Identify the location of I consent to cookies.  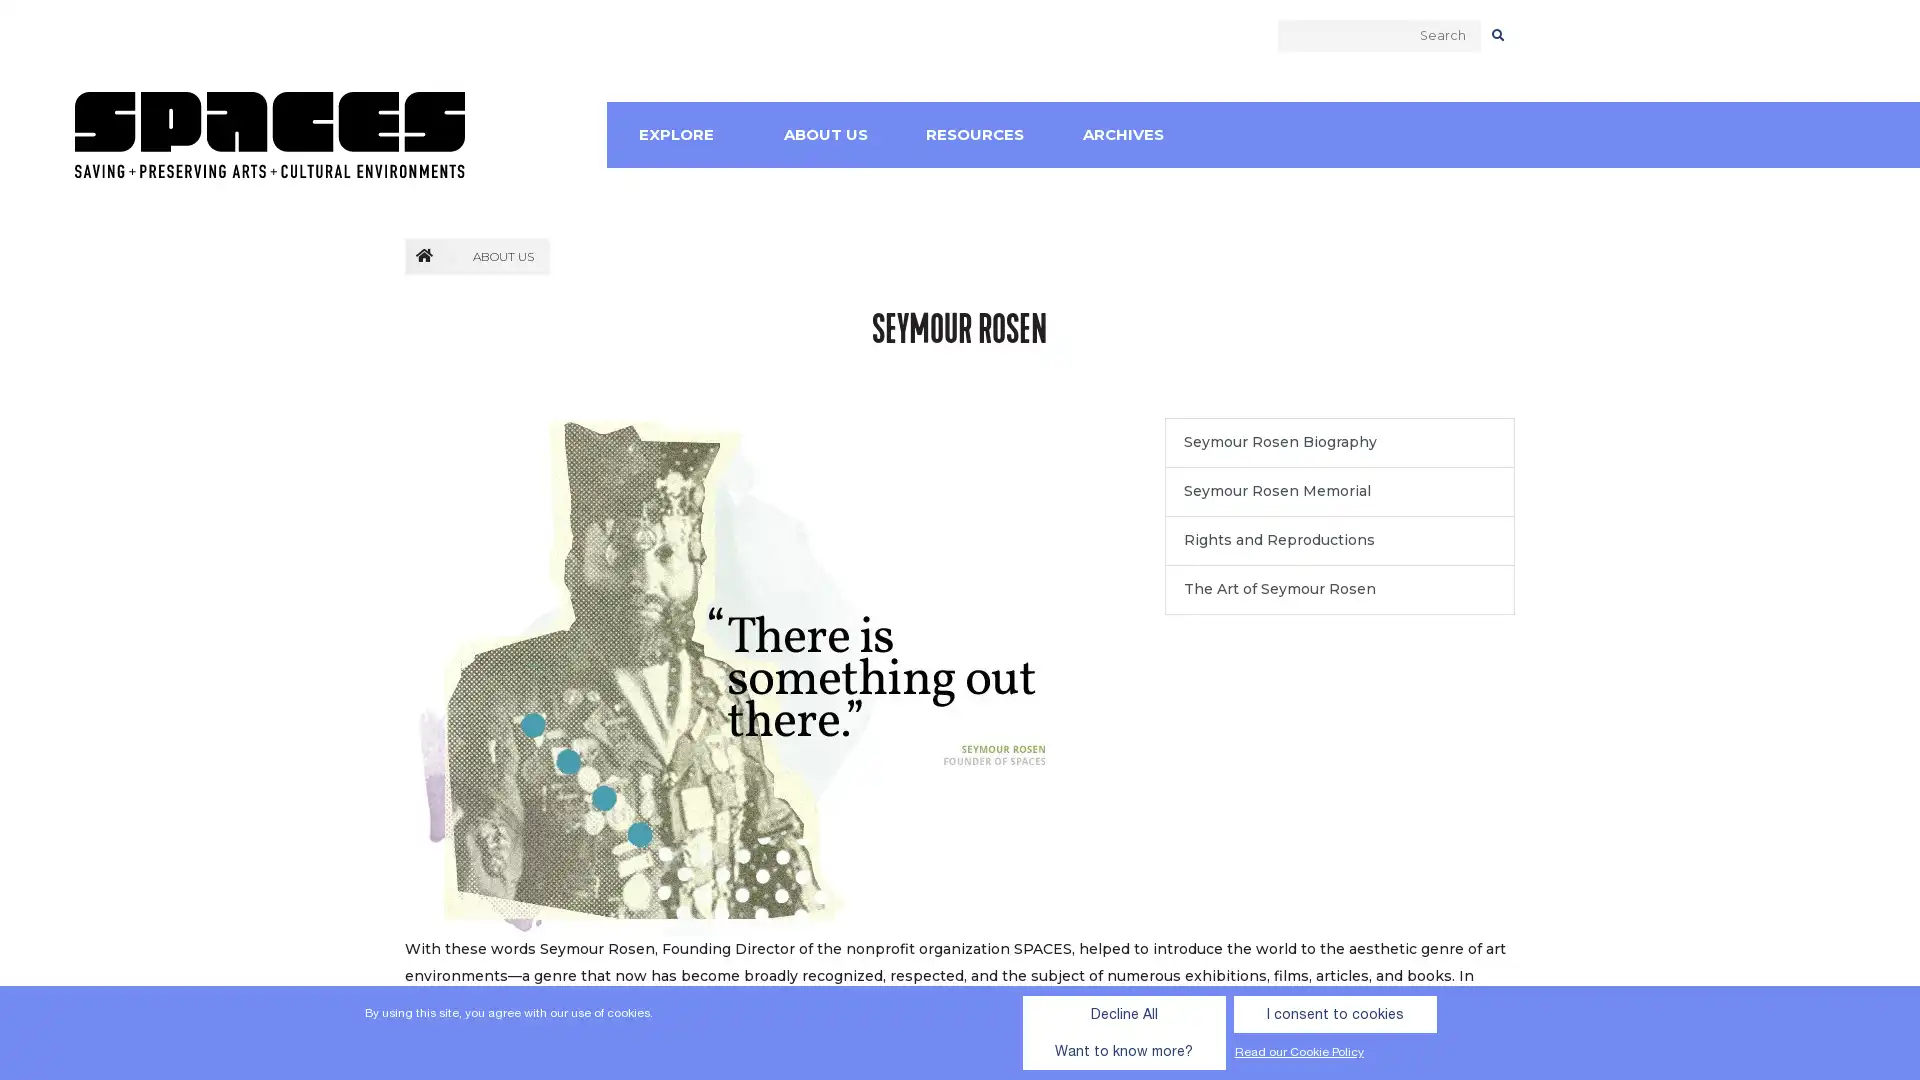
(1147, 1050).